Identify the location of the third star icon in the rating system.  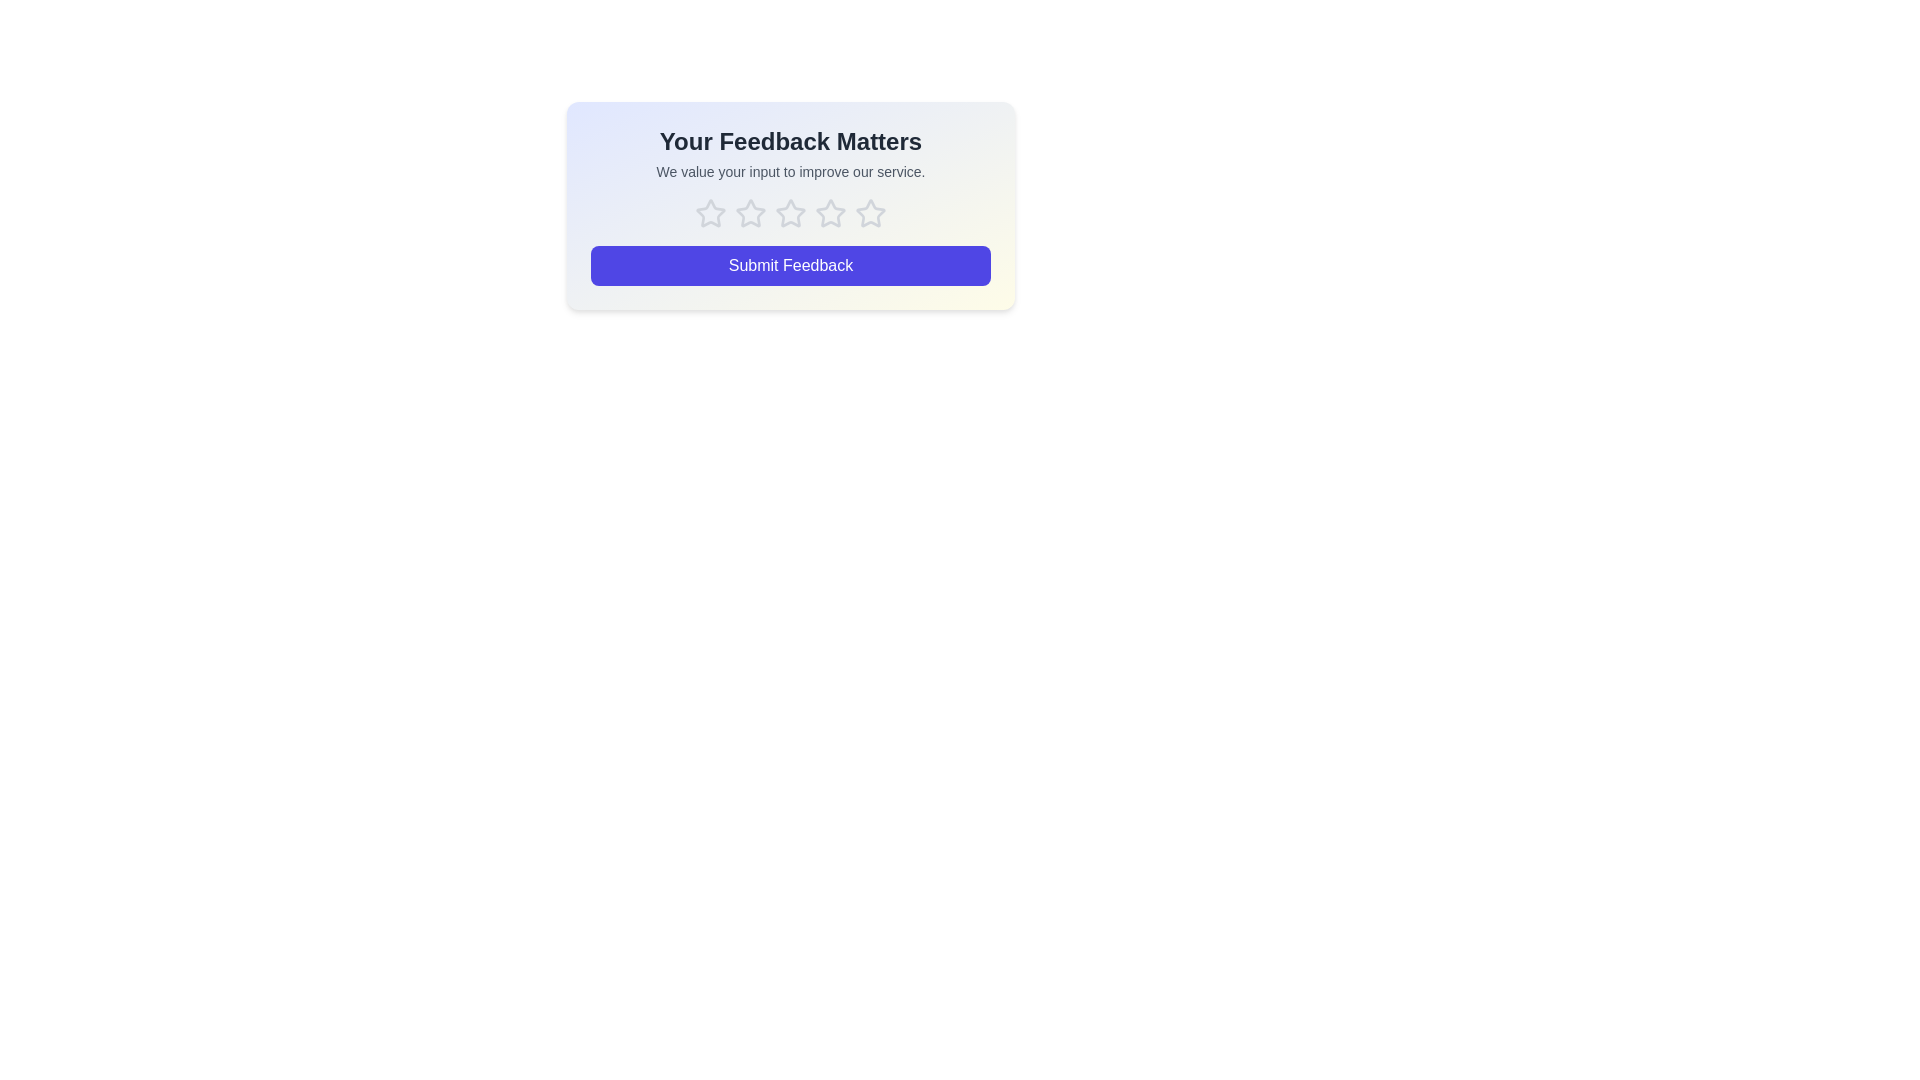
(790, 213).